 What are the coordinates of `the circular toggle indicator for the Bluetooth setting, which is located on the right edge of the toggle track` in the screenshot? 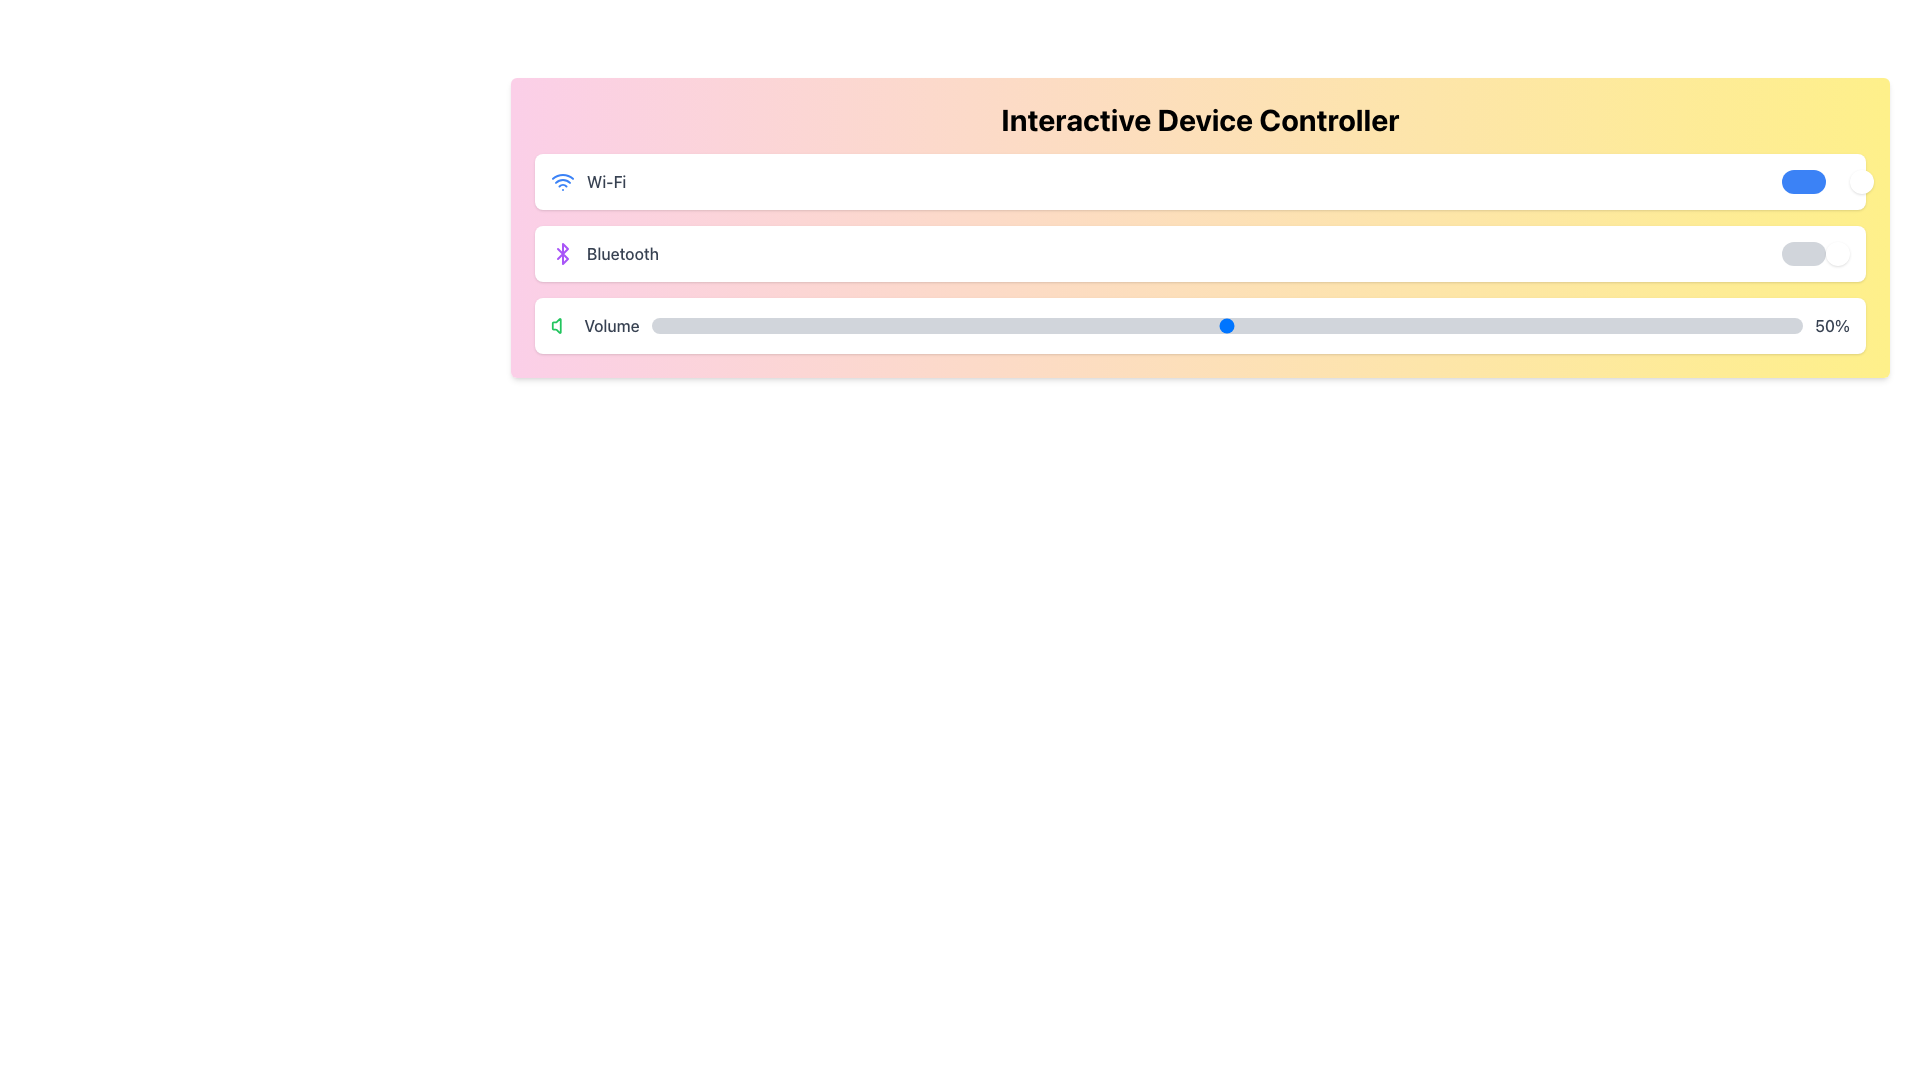 It's located at (1838, 253).